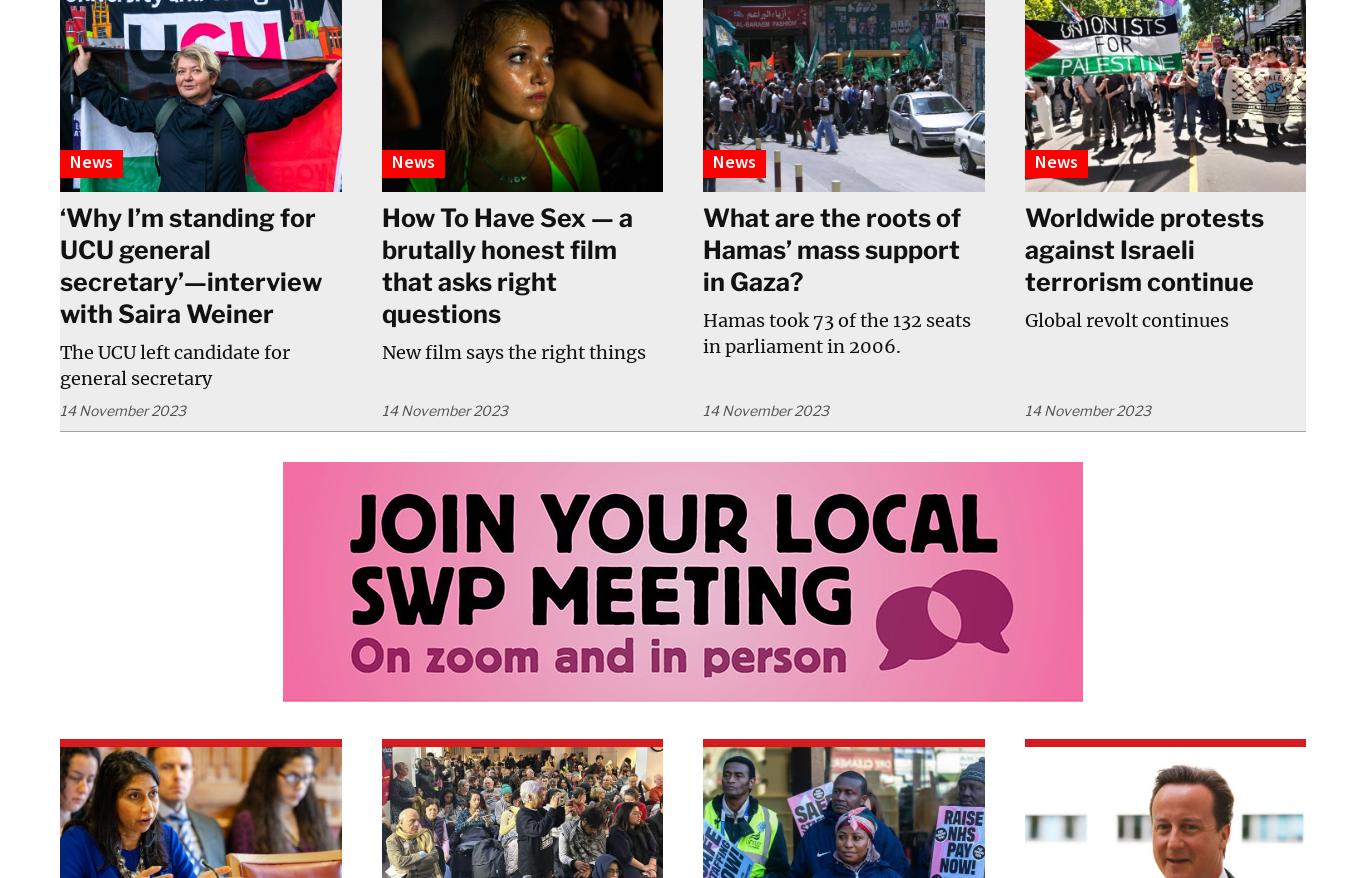 The image size is (1366, 878). What do you see at coordinates (512, 351) in the screenshot?
I see `'New film says the right things'` at bounding box center [512, 351].